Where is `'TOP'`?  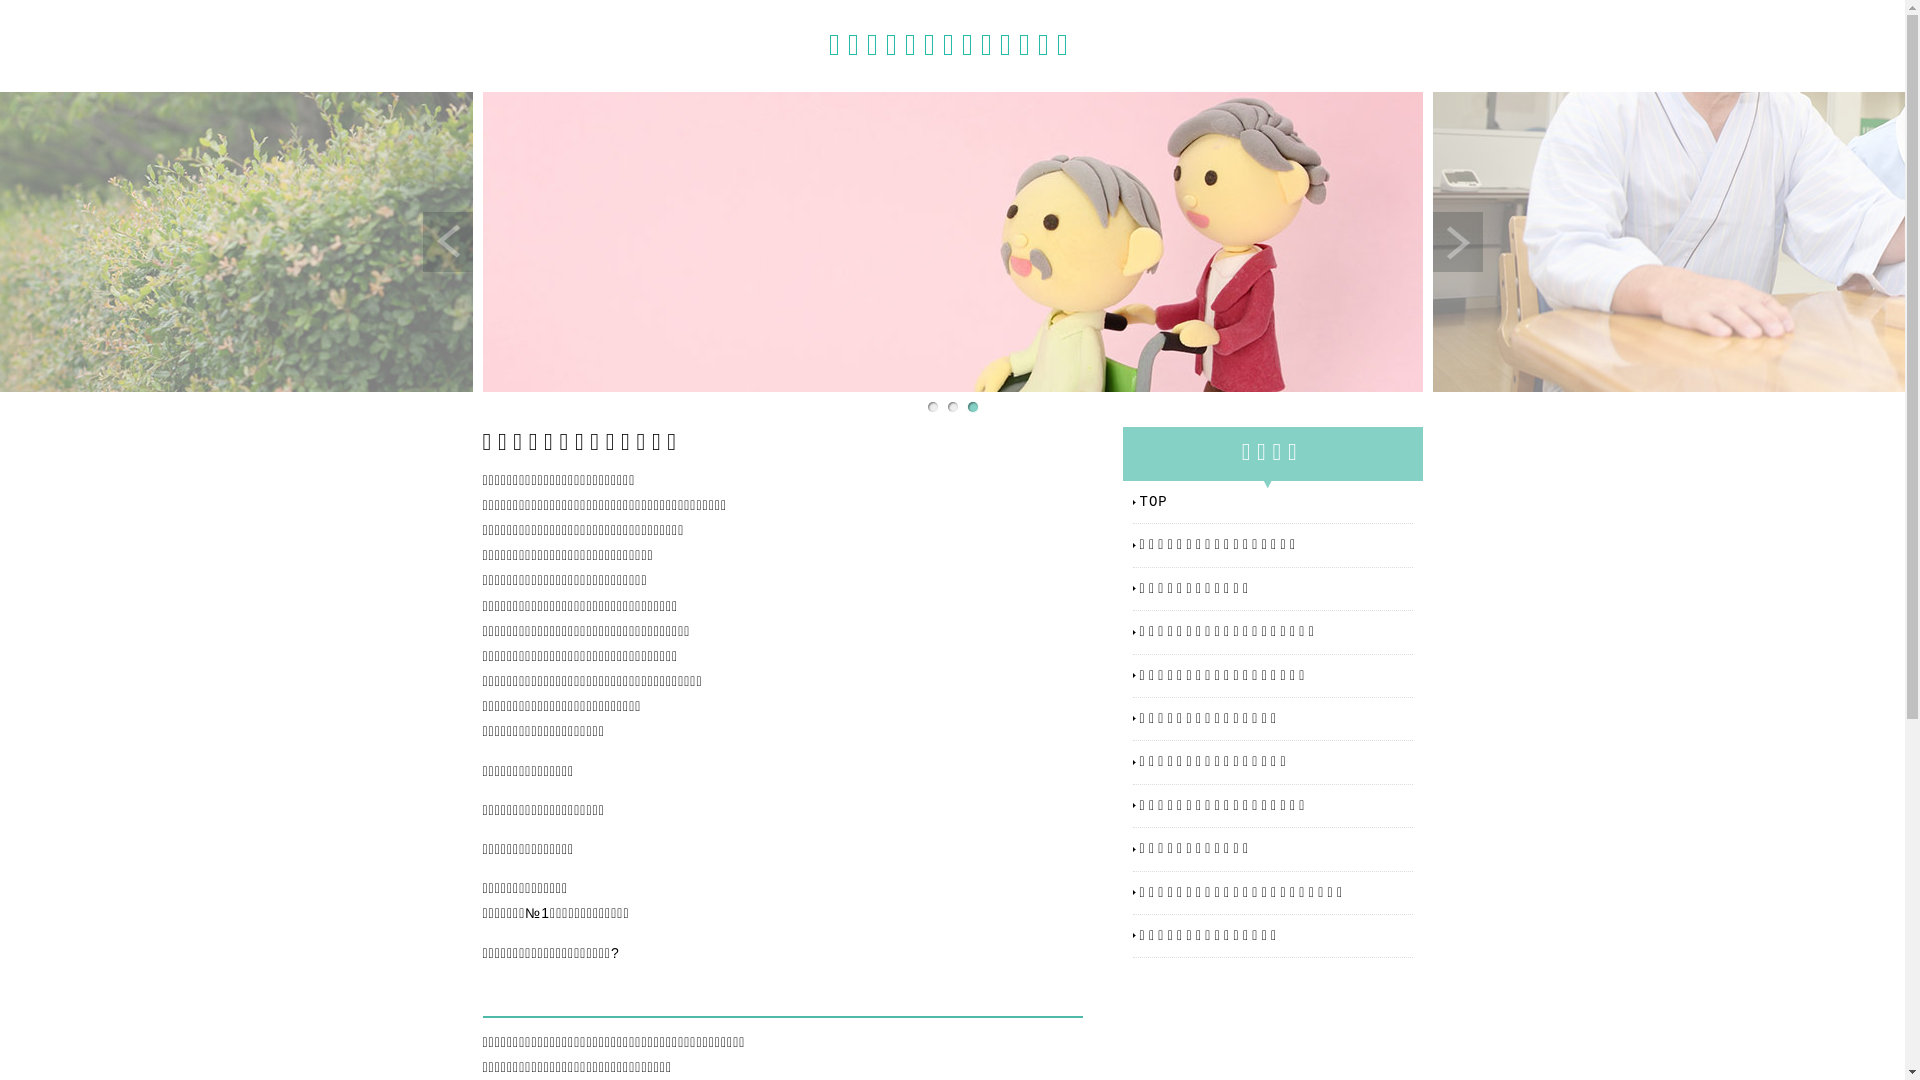
'TOP' is located at coordinates (1275, 500).